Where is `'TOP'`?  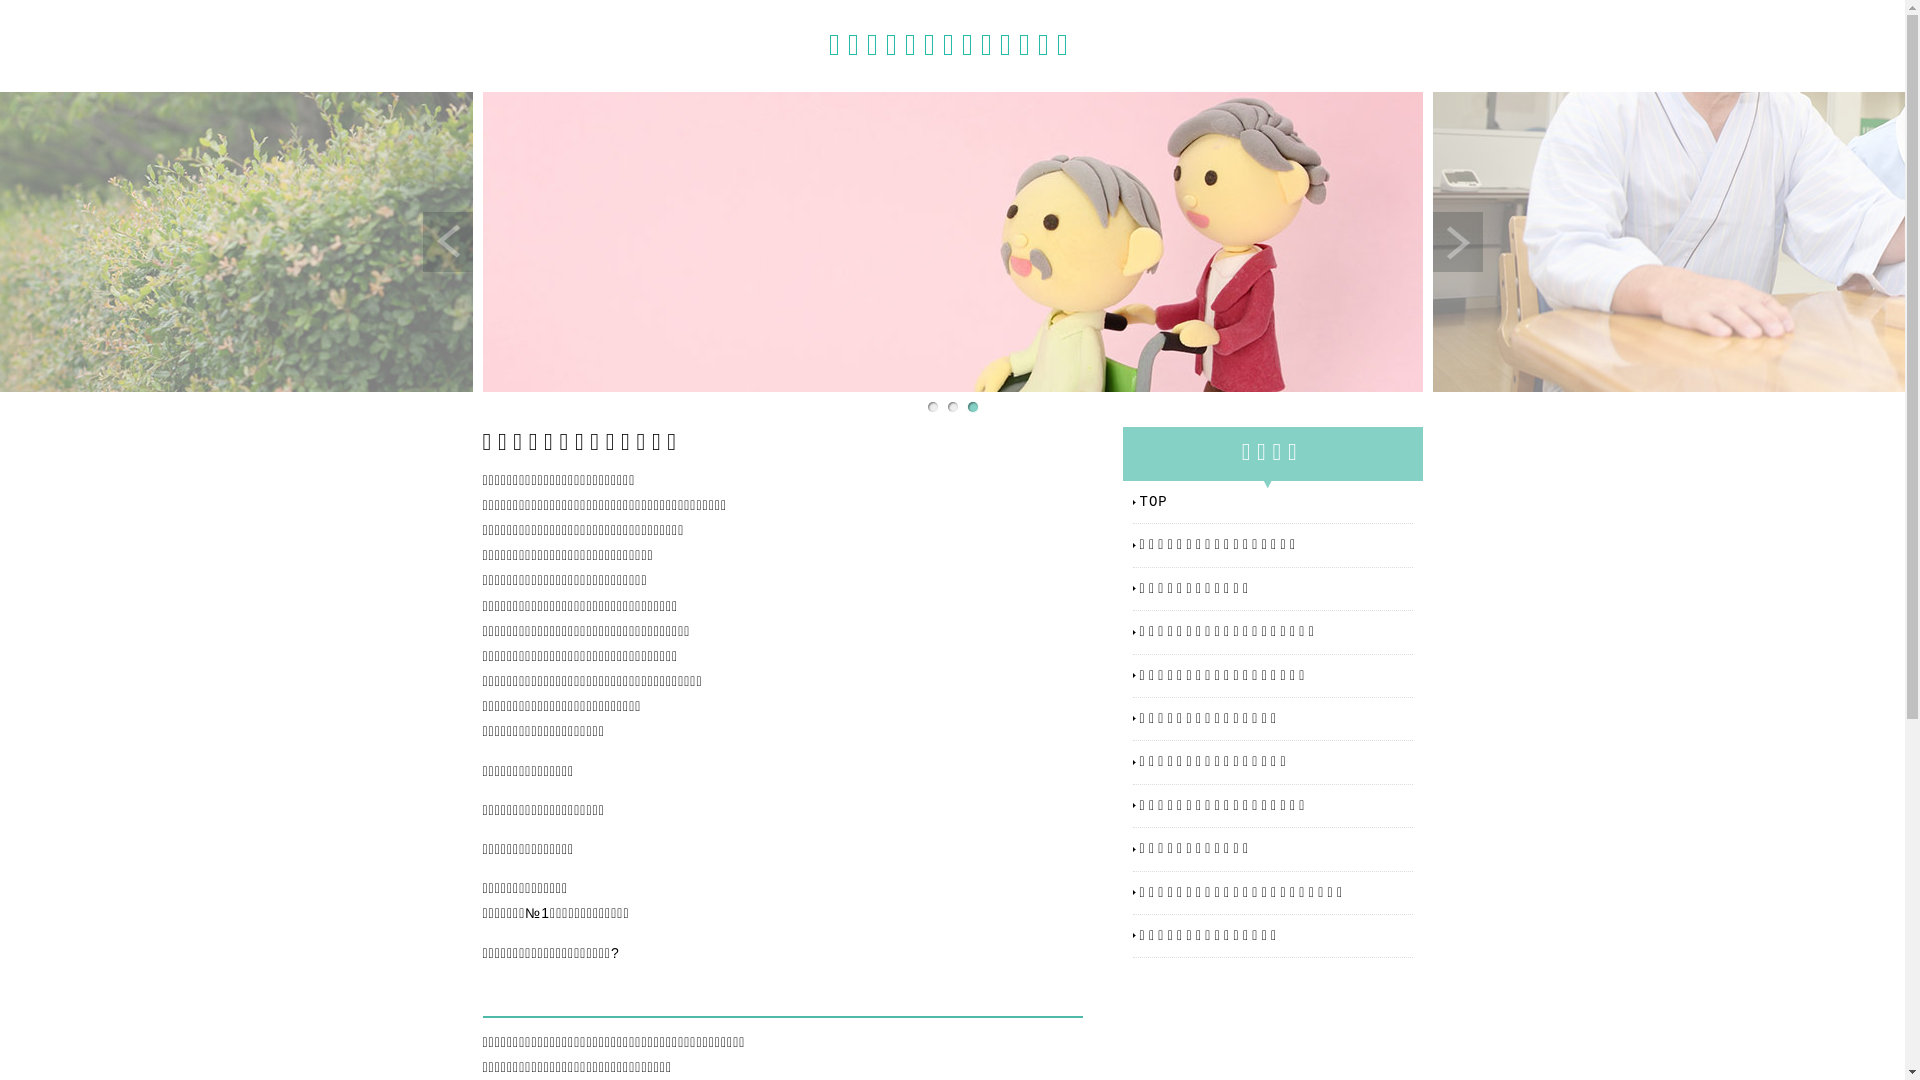
'TOP' is located at coordinates (1275, 500).